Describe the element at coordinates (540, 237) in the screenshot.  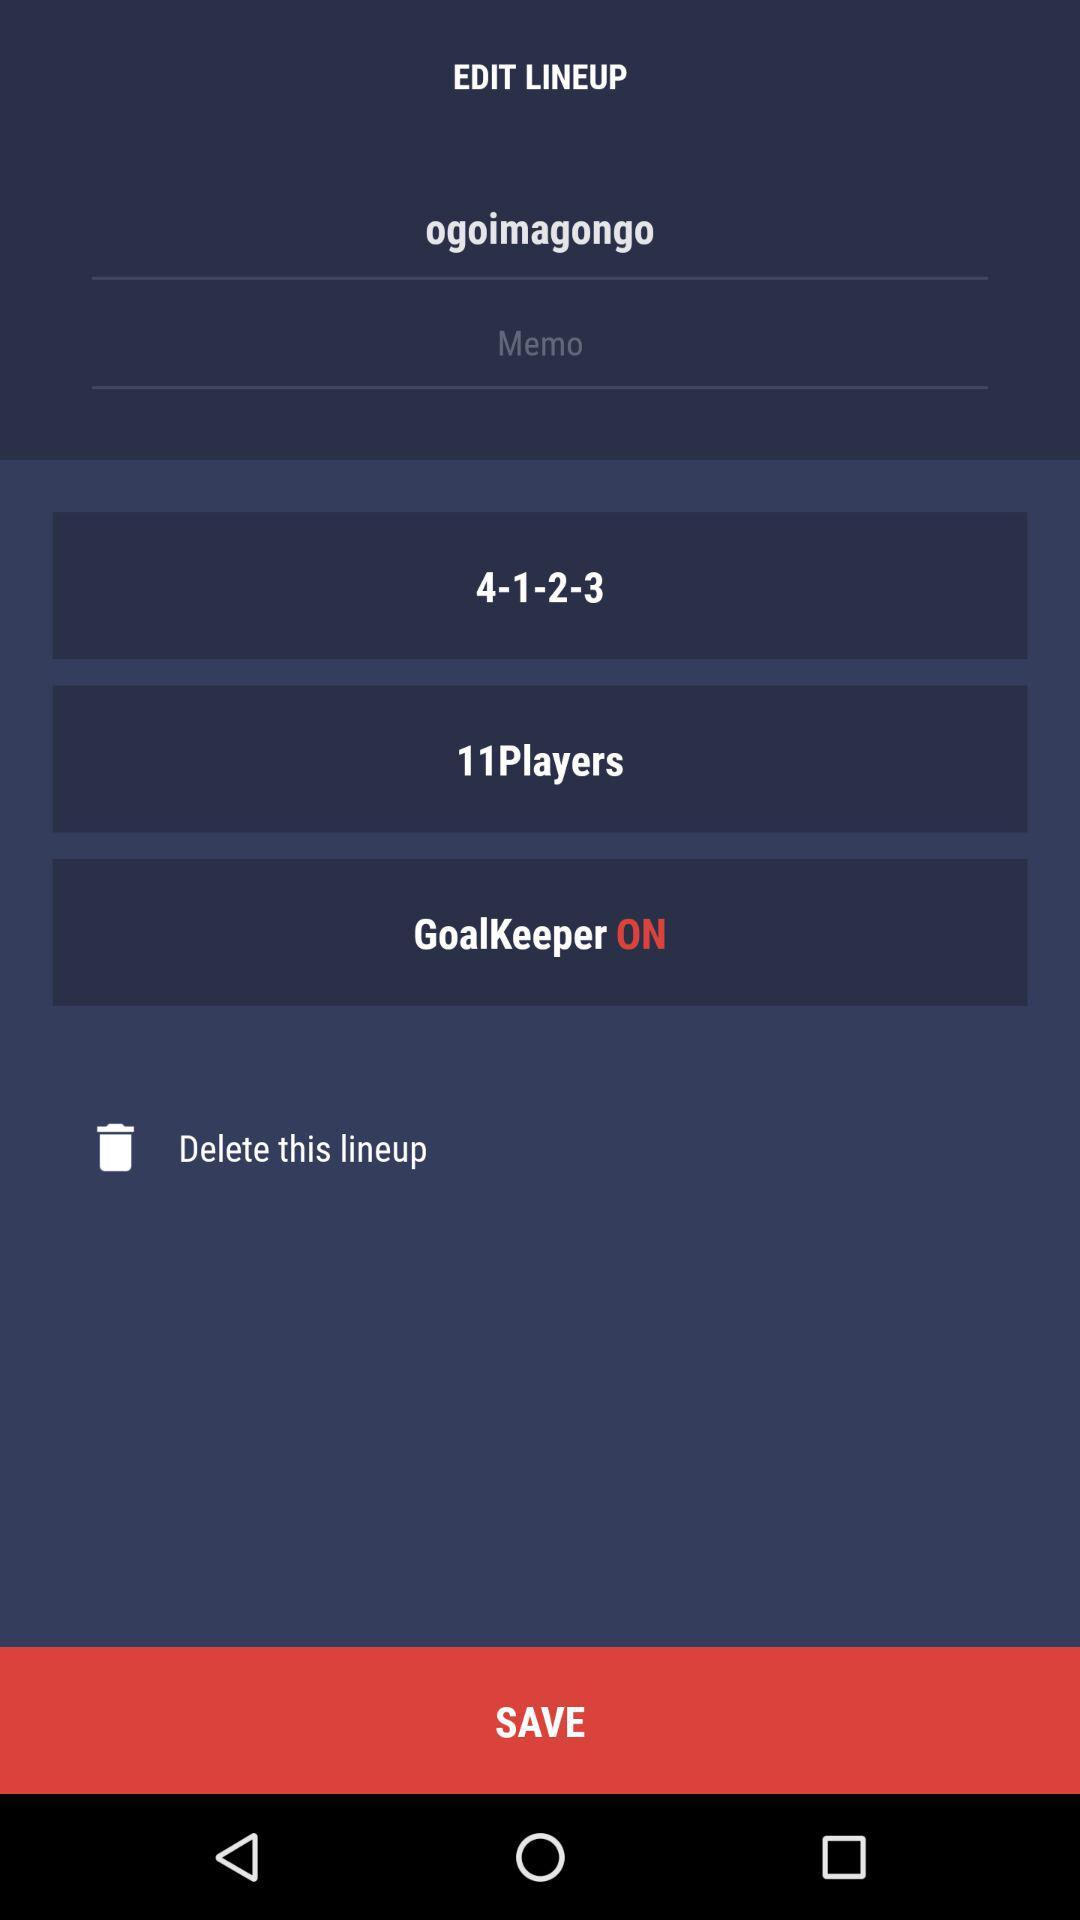
I see `the ogoimagongo item` at that location.